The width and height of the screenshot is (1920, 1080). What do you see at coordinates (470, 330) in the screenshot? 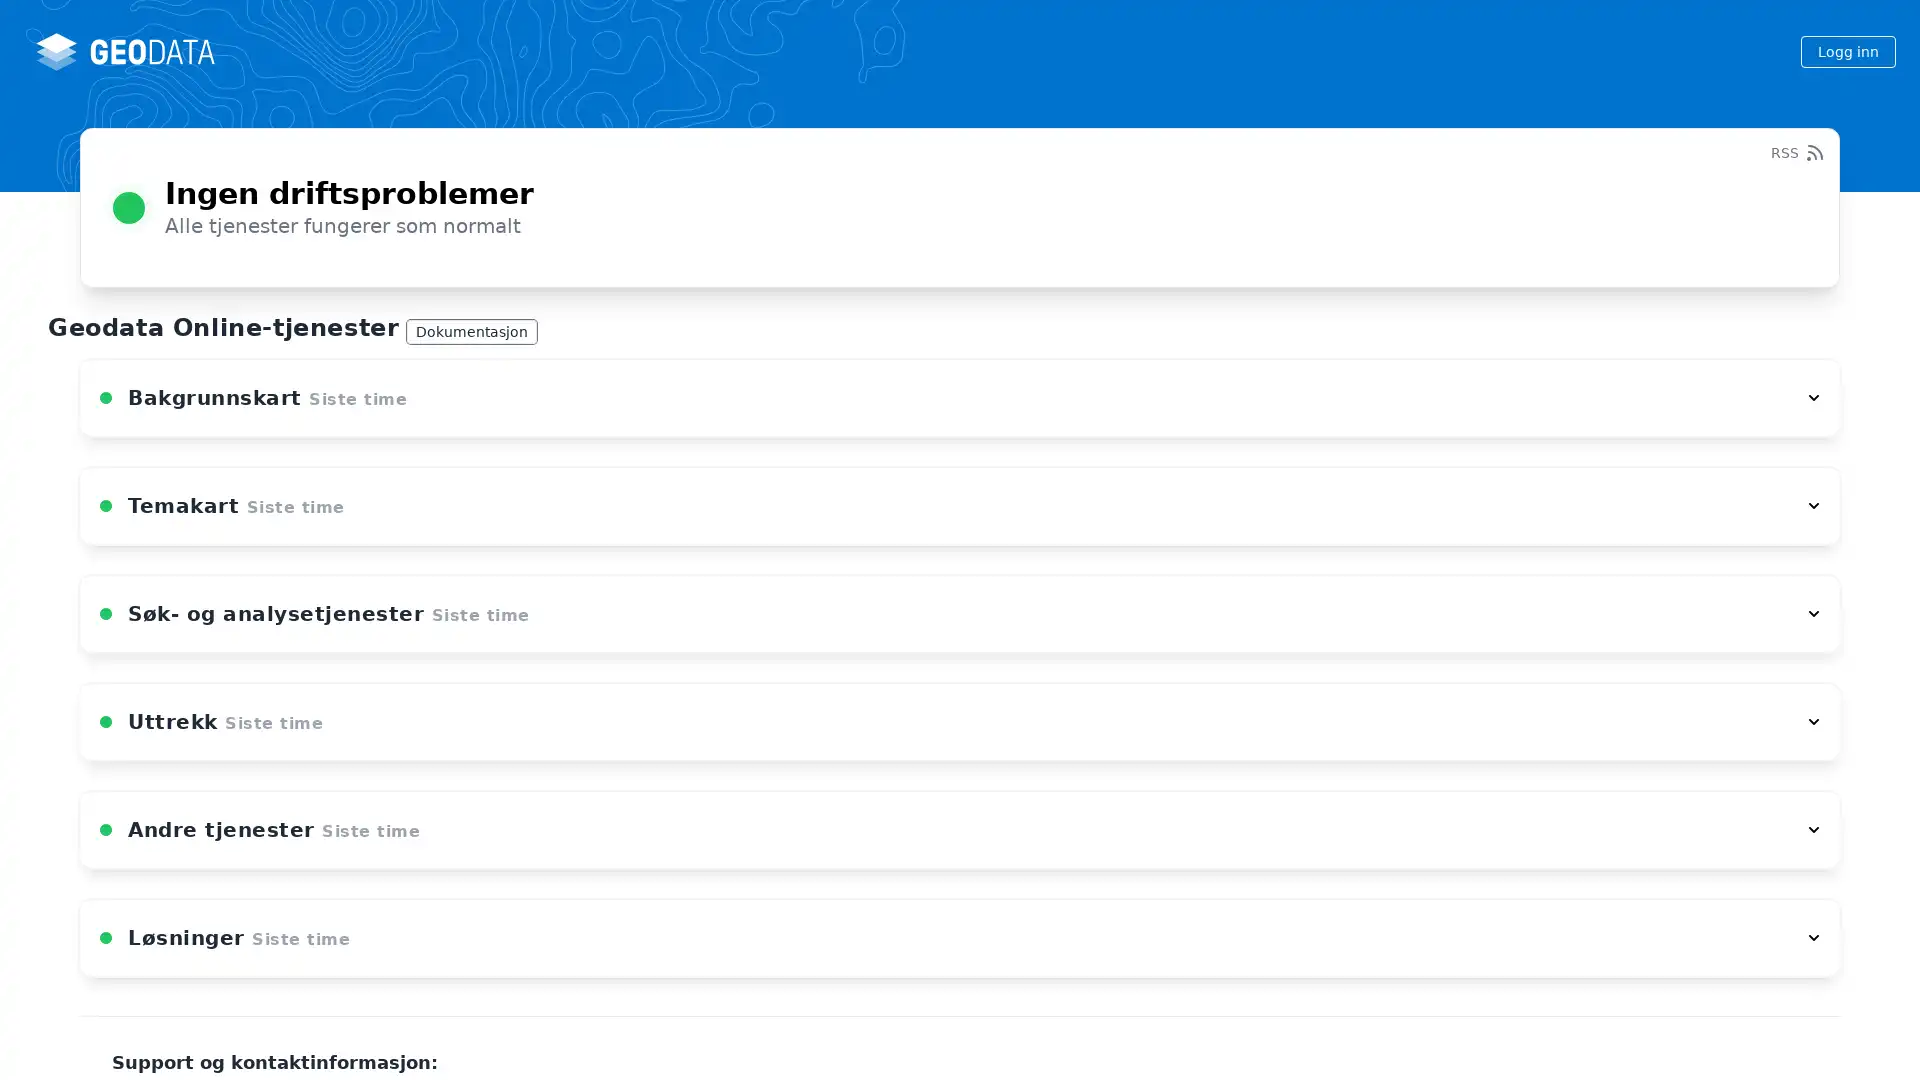
I see `Dokumentasjon` at bounding box center [470, 330].